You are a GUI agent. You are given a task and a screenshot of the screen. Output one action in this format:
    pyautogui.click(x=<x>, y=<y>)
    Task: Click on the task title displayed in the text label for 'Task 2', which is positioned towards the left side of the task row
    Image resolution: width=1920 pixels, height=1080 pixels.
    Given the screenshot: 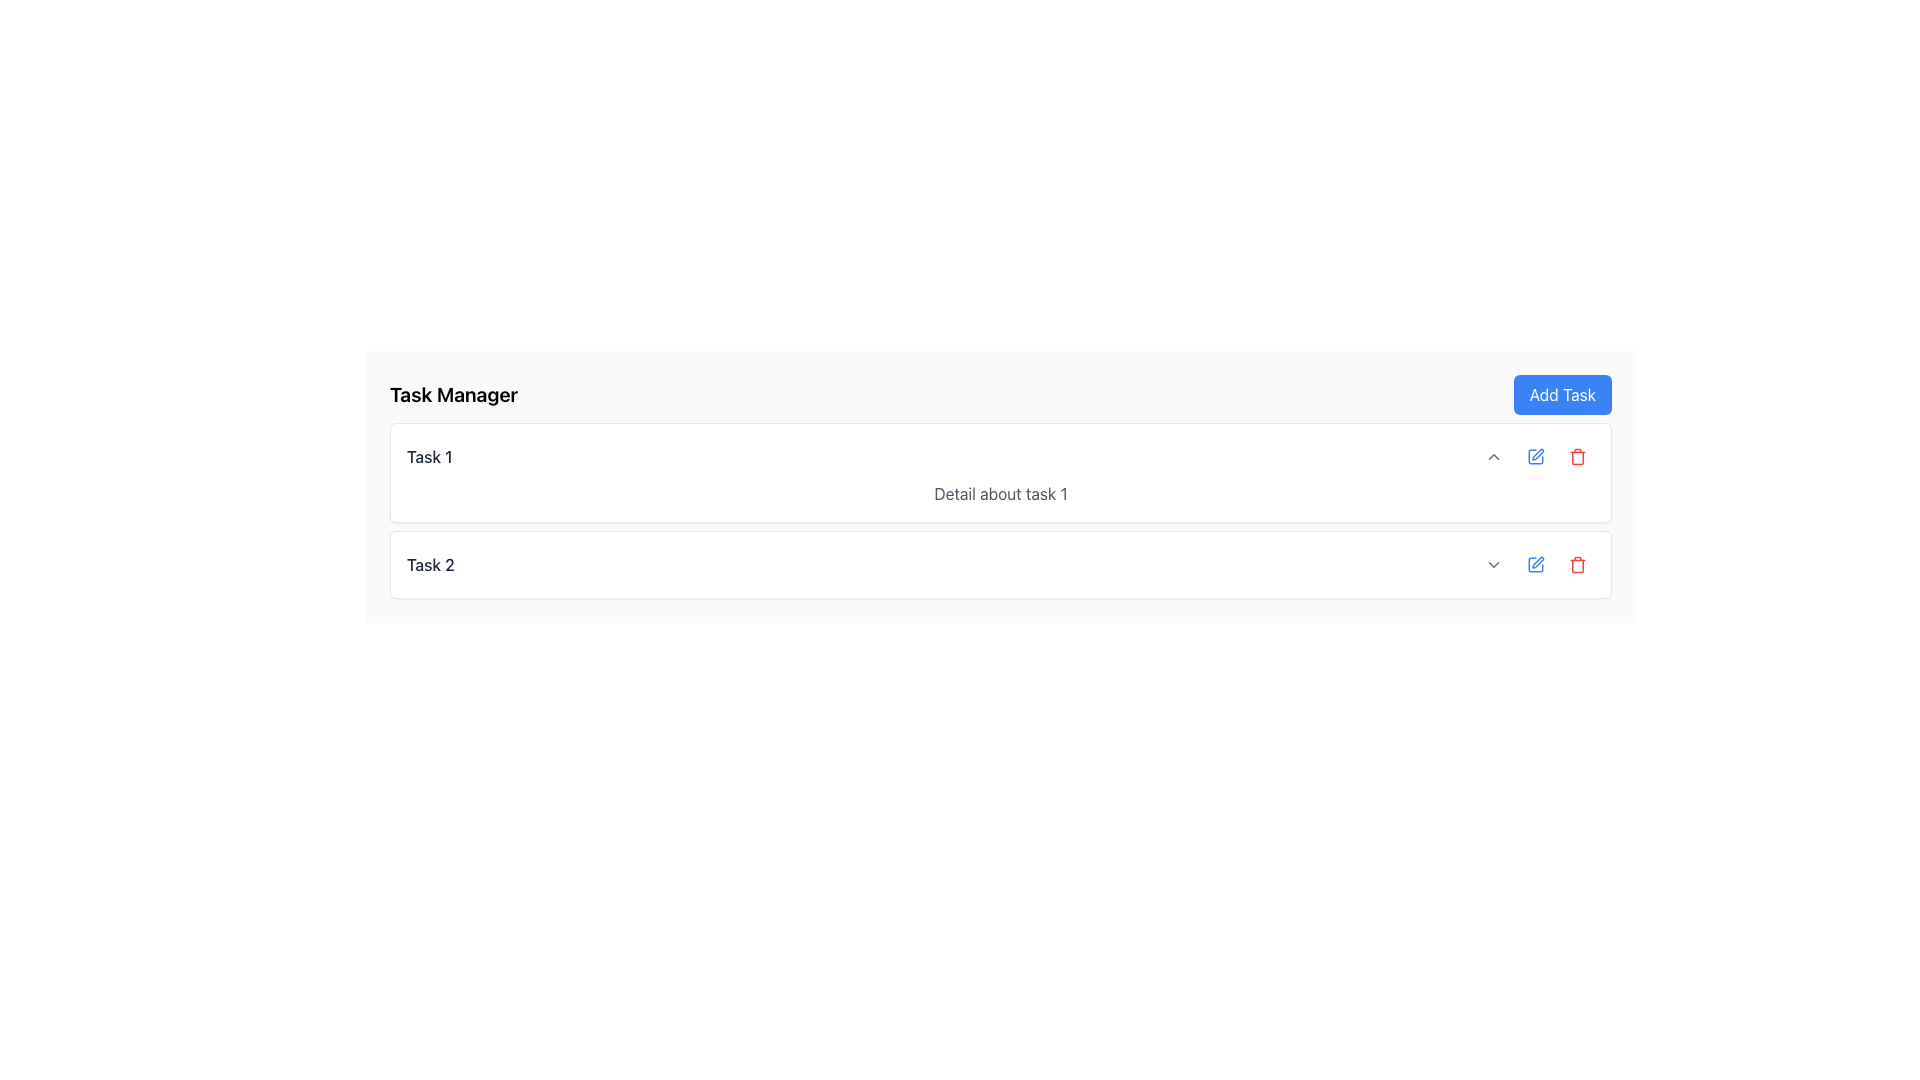 What is the action you would take?
    pyautogui.click(x=429, y=564)
    